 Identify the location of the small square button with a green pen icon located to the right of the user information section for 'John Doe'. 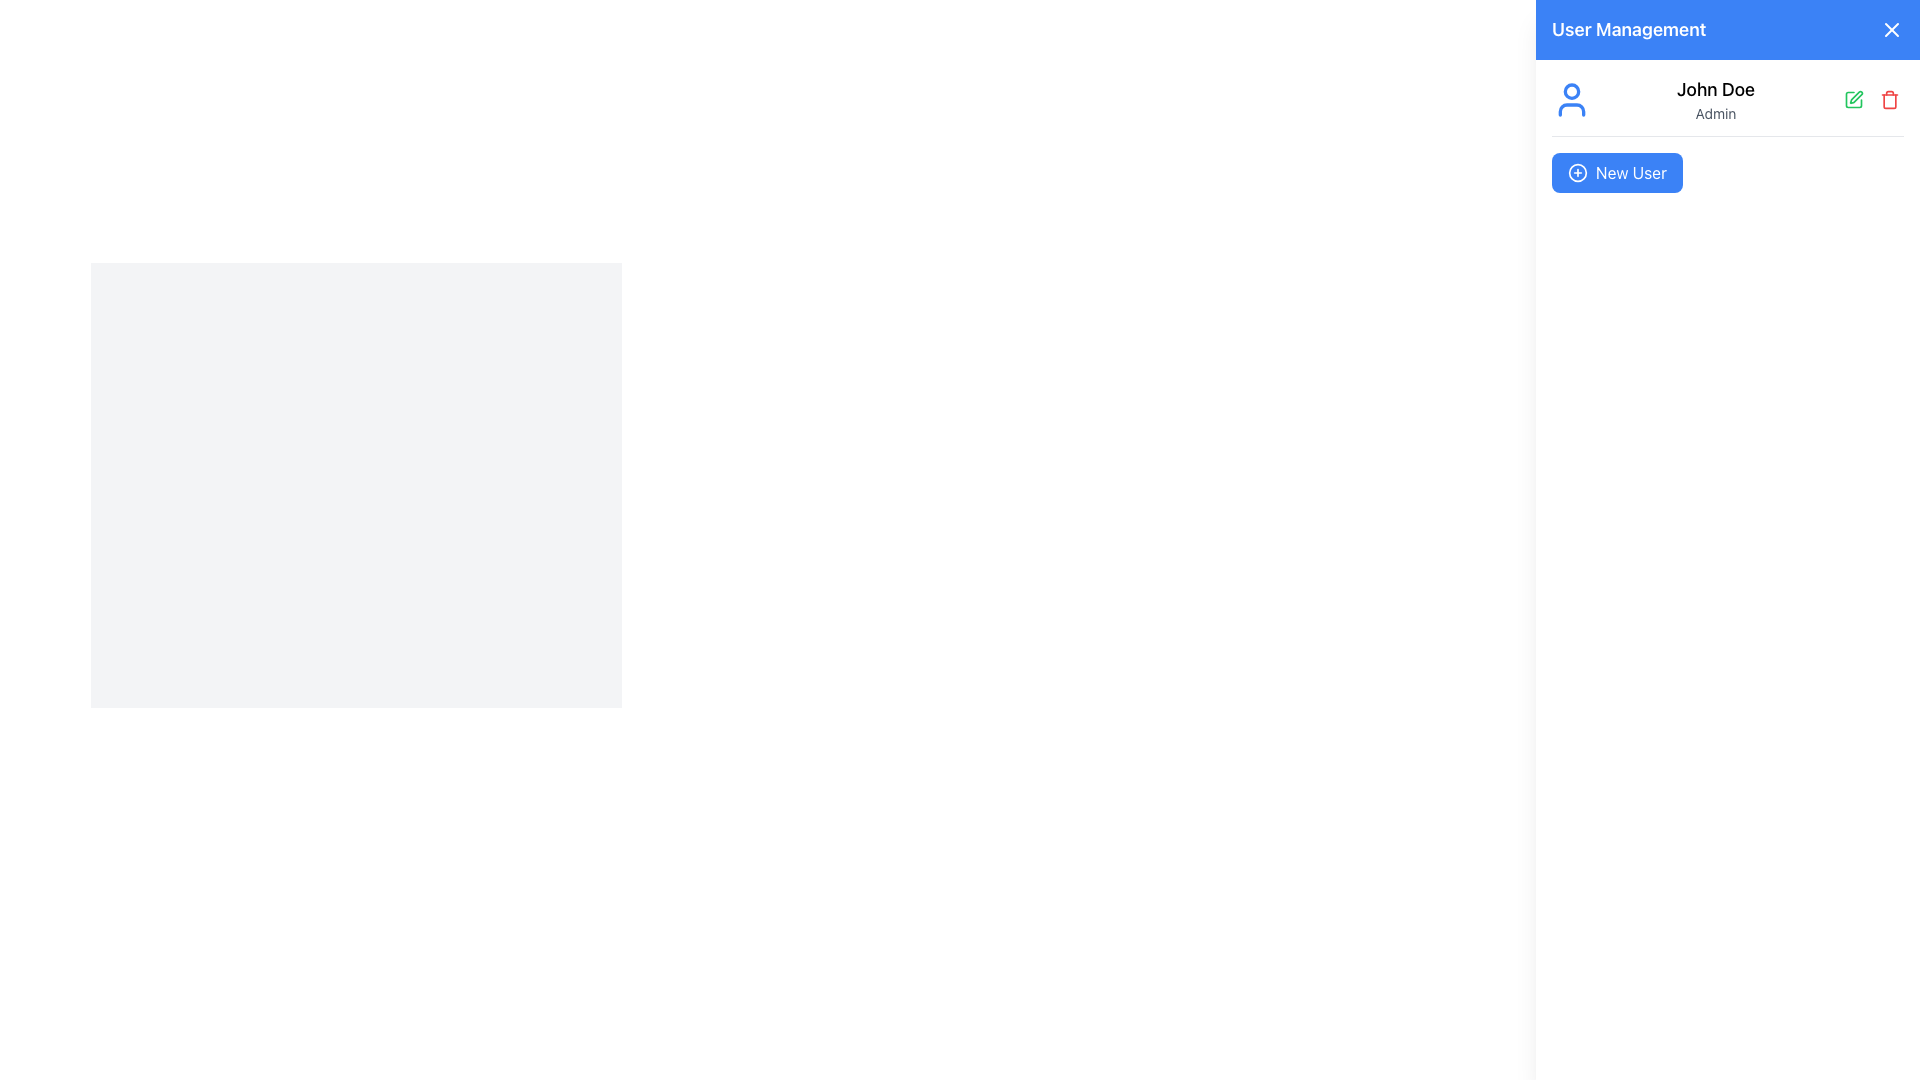
(1852, 100).